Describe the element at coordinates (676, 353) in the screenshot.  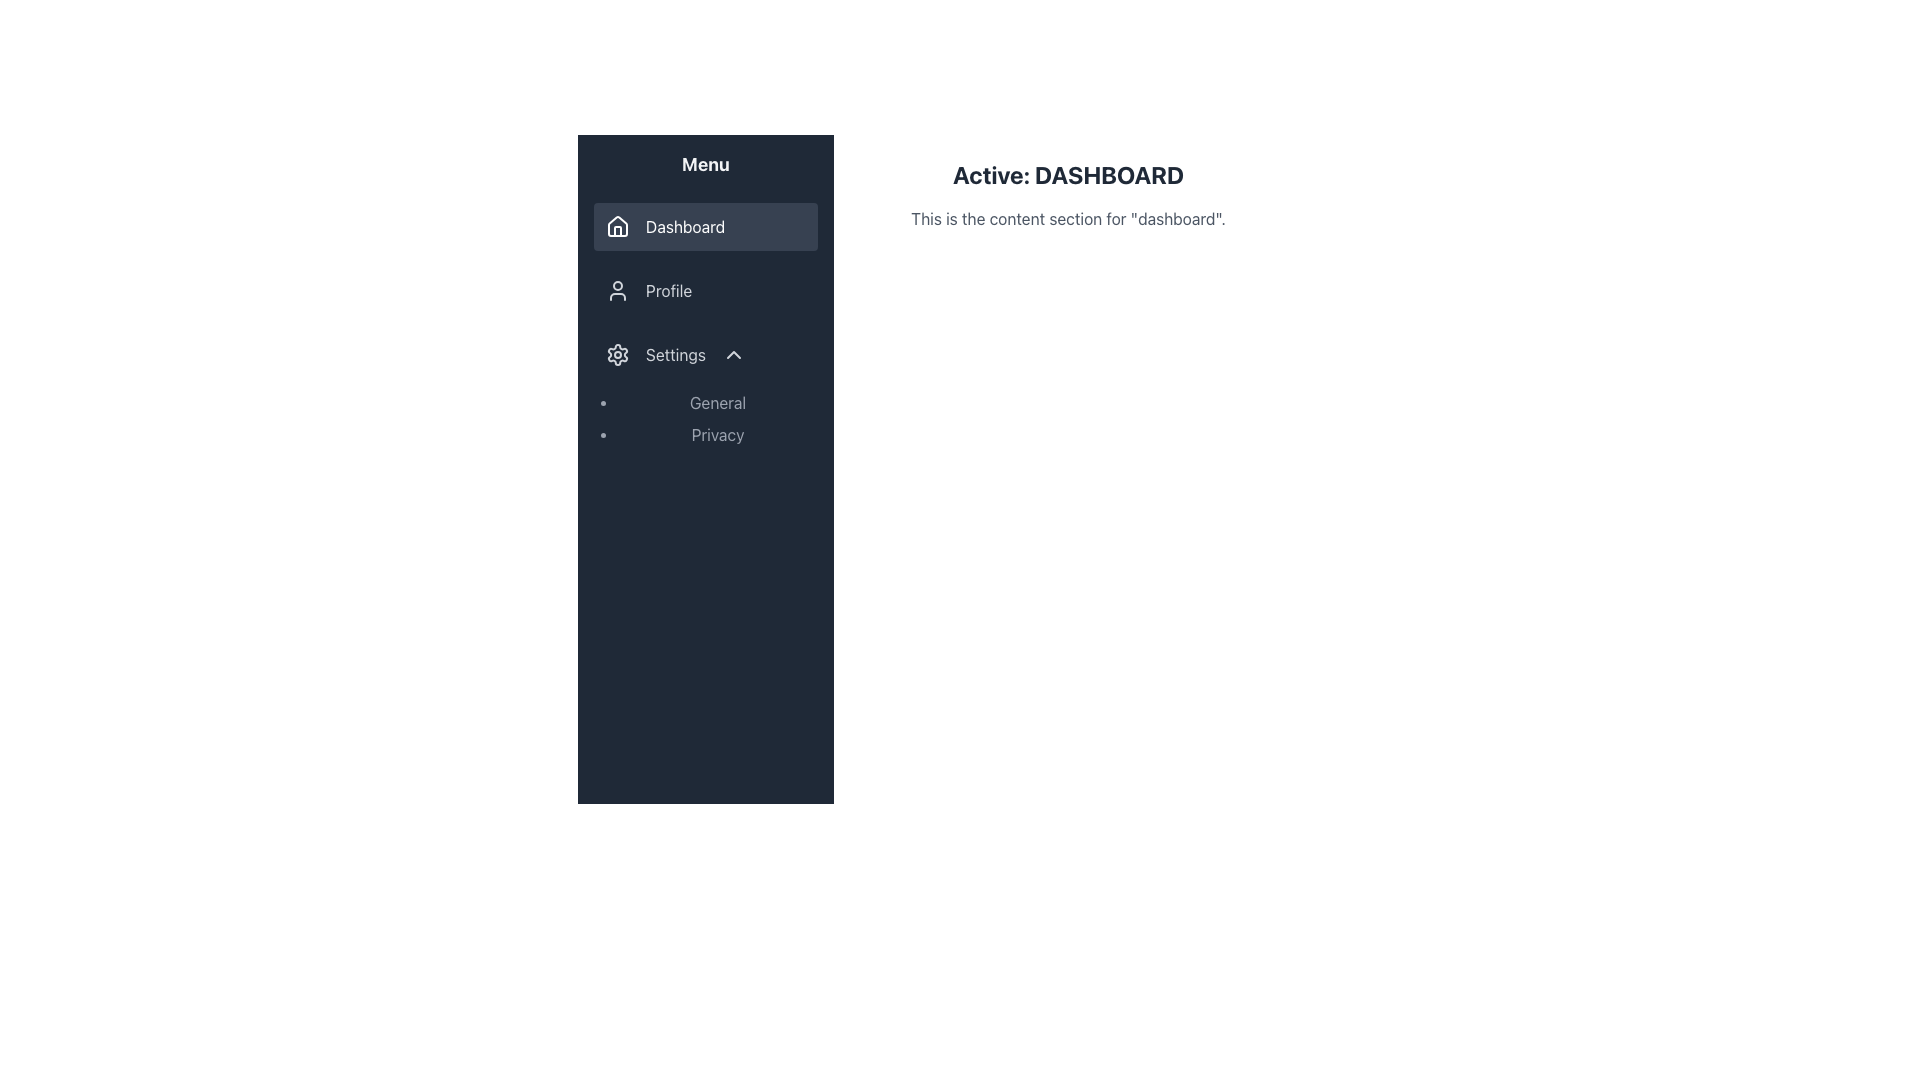
I see `the Text Label that activates the settings section of the application, located in the left-side navigation menu, directly to the right of the gear icon, and is the third item in the vertical list` at that location.